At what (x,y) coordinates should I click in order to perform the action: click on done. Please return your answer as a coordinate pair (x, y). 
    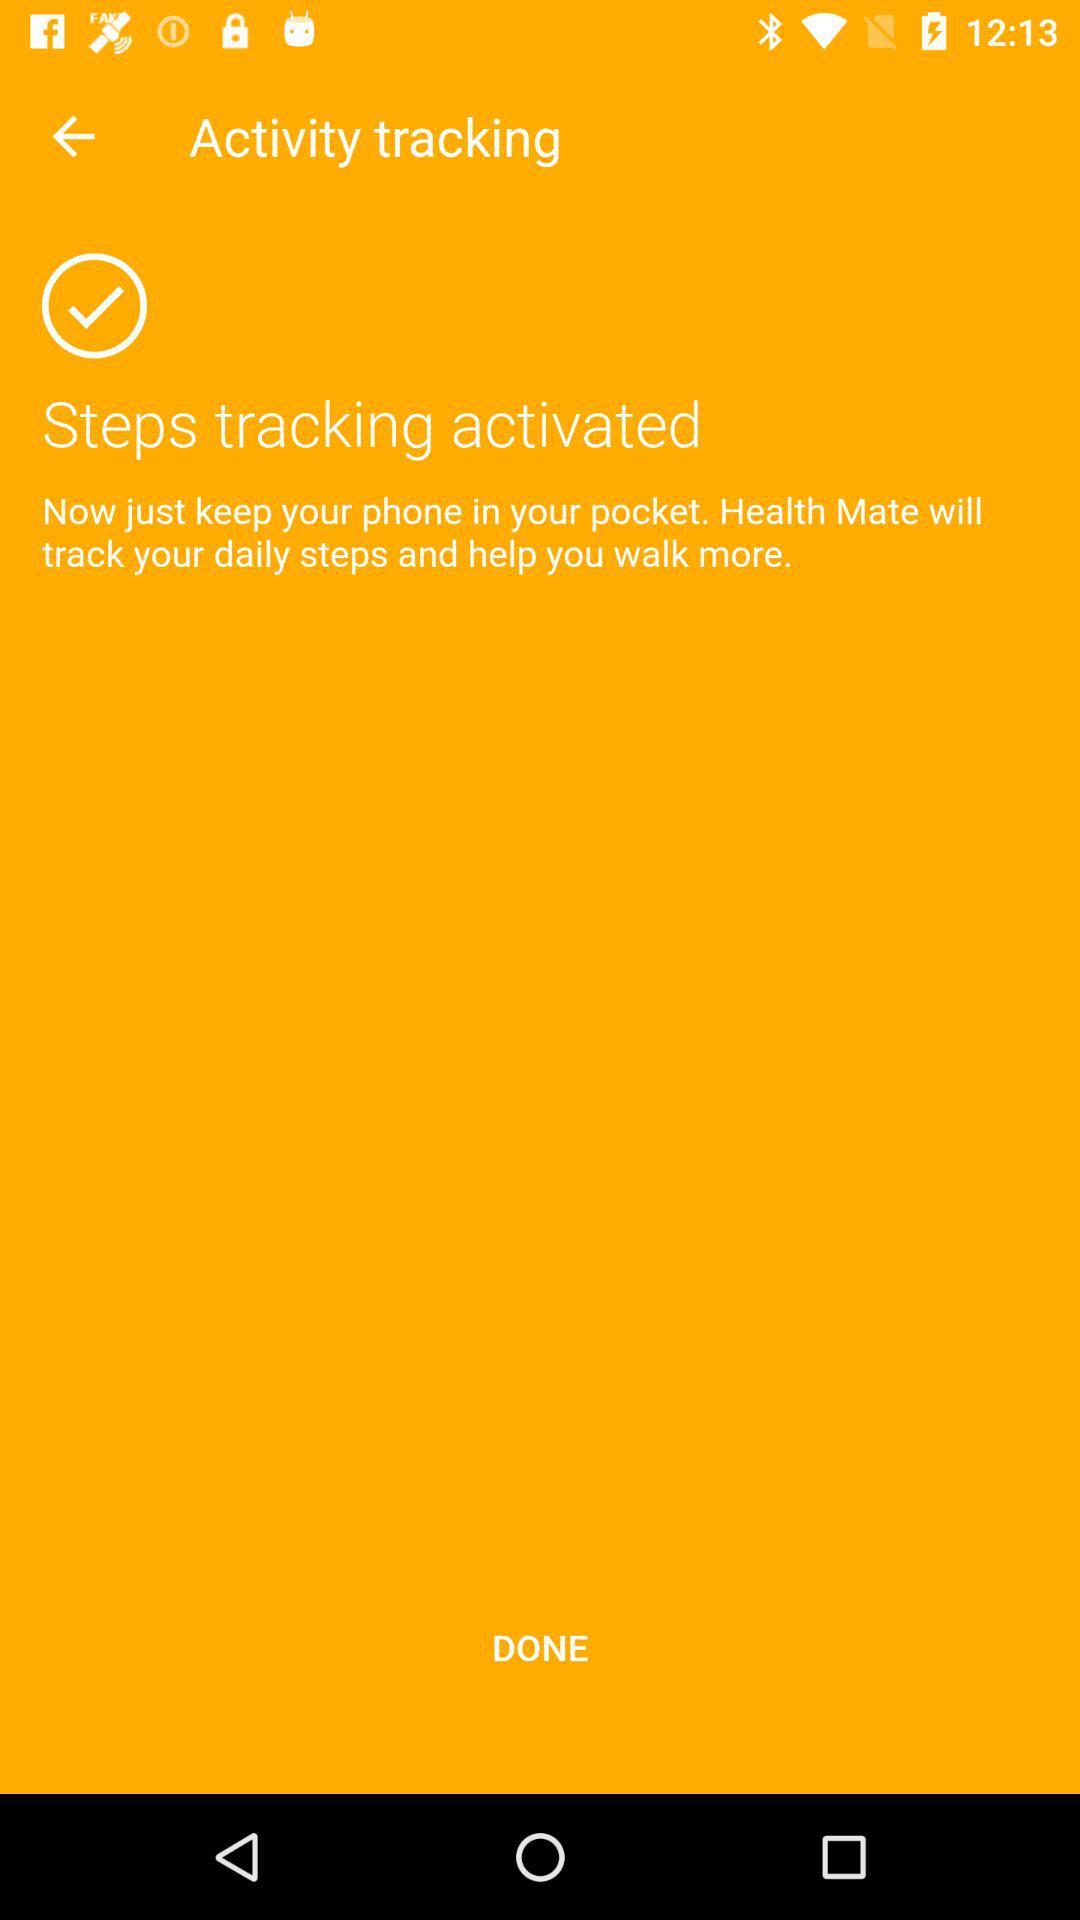
    Looking at the image, I should click on (540, 1646).